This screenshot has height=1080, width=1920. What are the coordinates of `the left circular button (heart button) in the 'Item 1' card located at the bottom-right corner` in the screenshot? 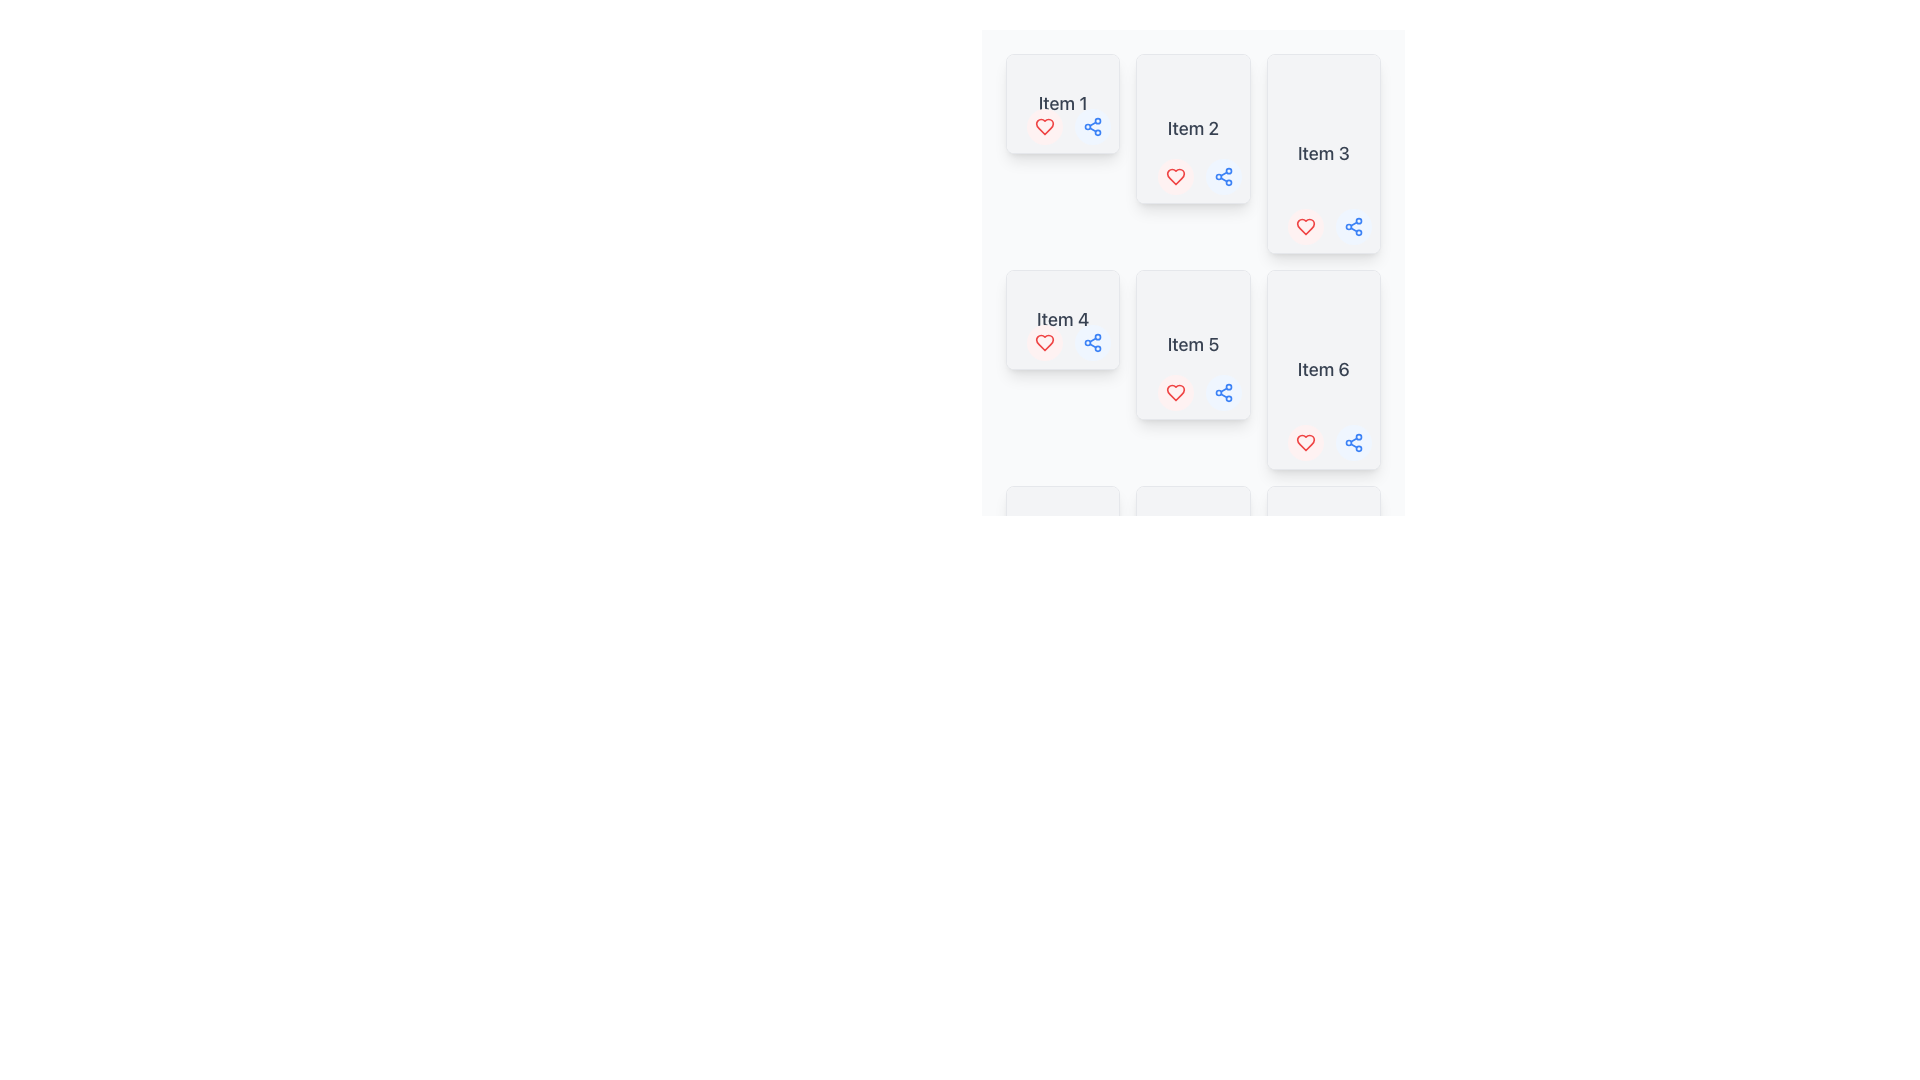 It's located at (1068, 127).